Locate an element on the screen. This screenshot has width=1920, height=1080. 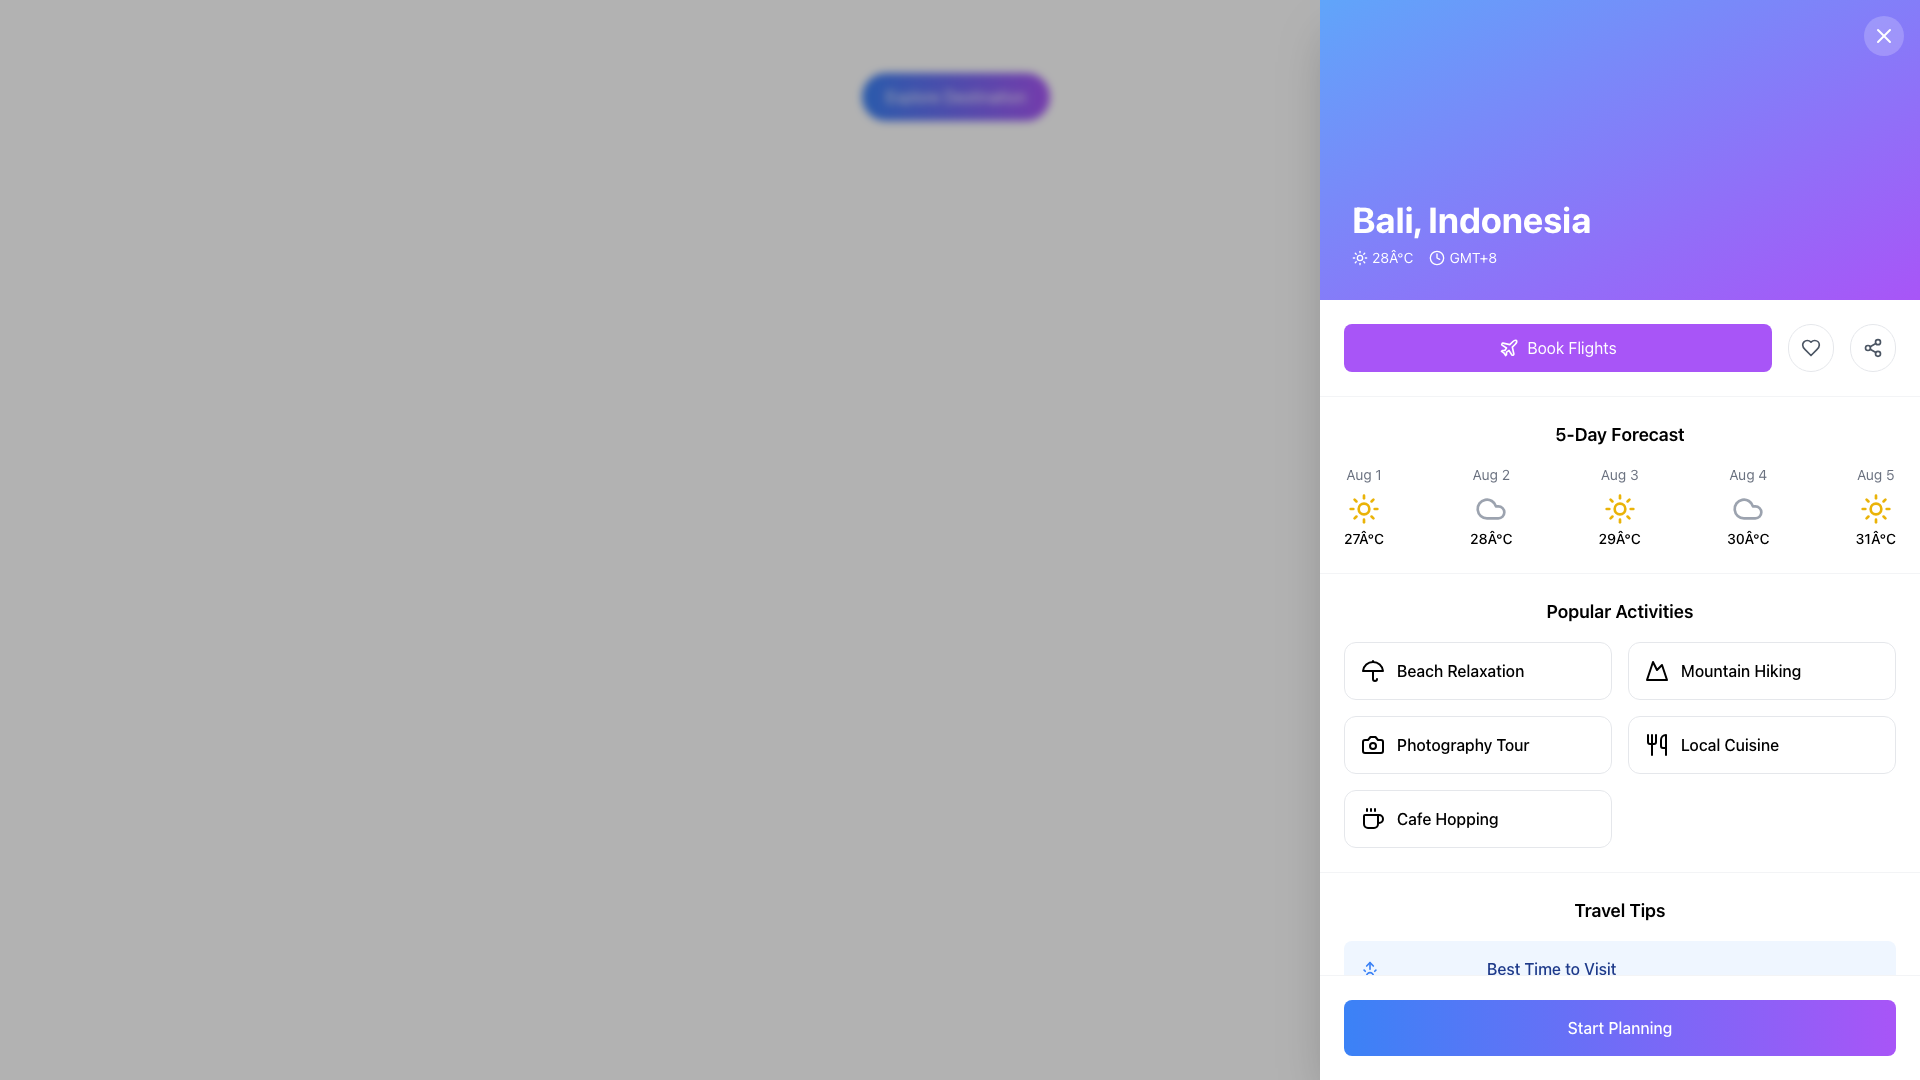
text of the heading element that indicates the weather forecast for five days, located at the upper portion of the weather summary section is located at coordinates (1620, 434).